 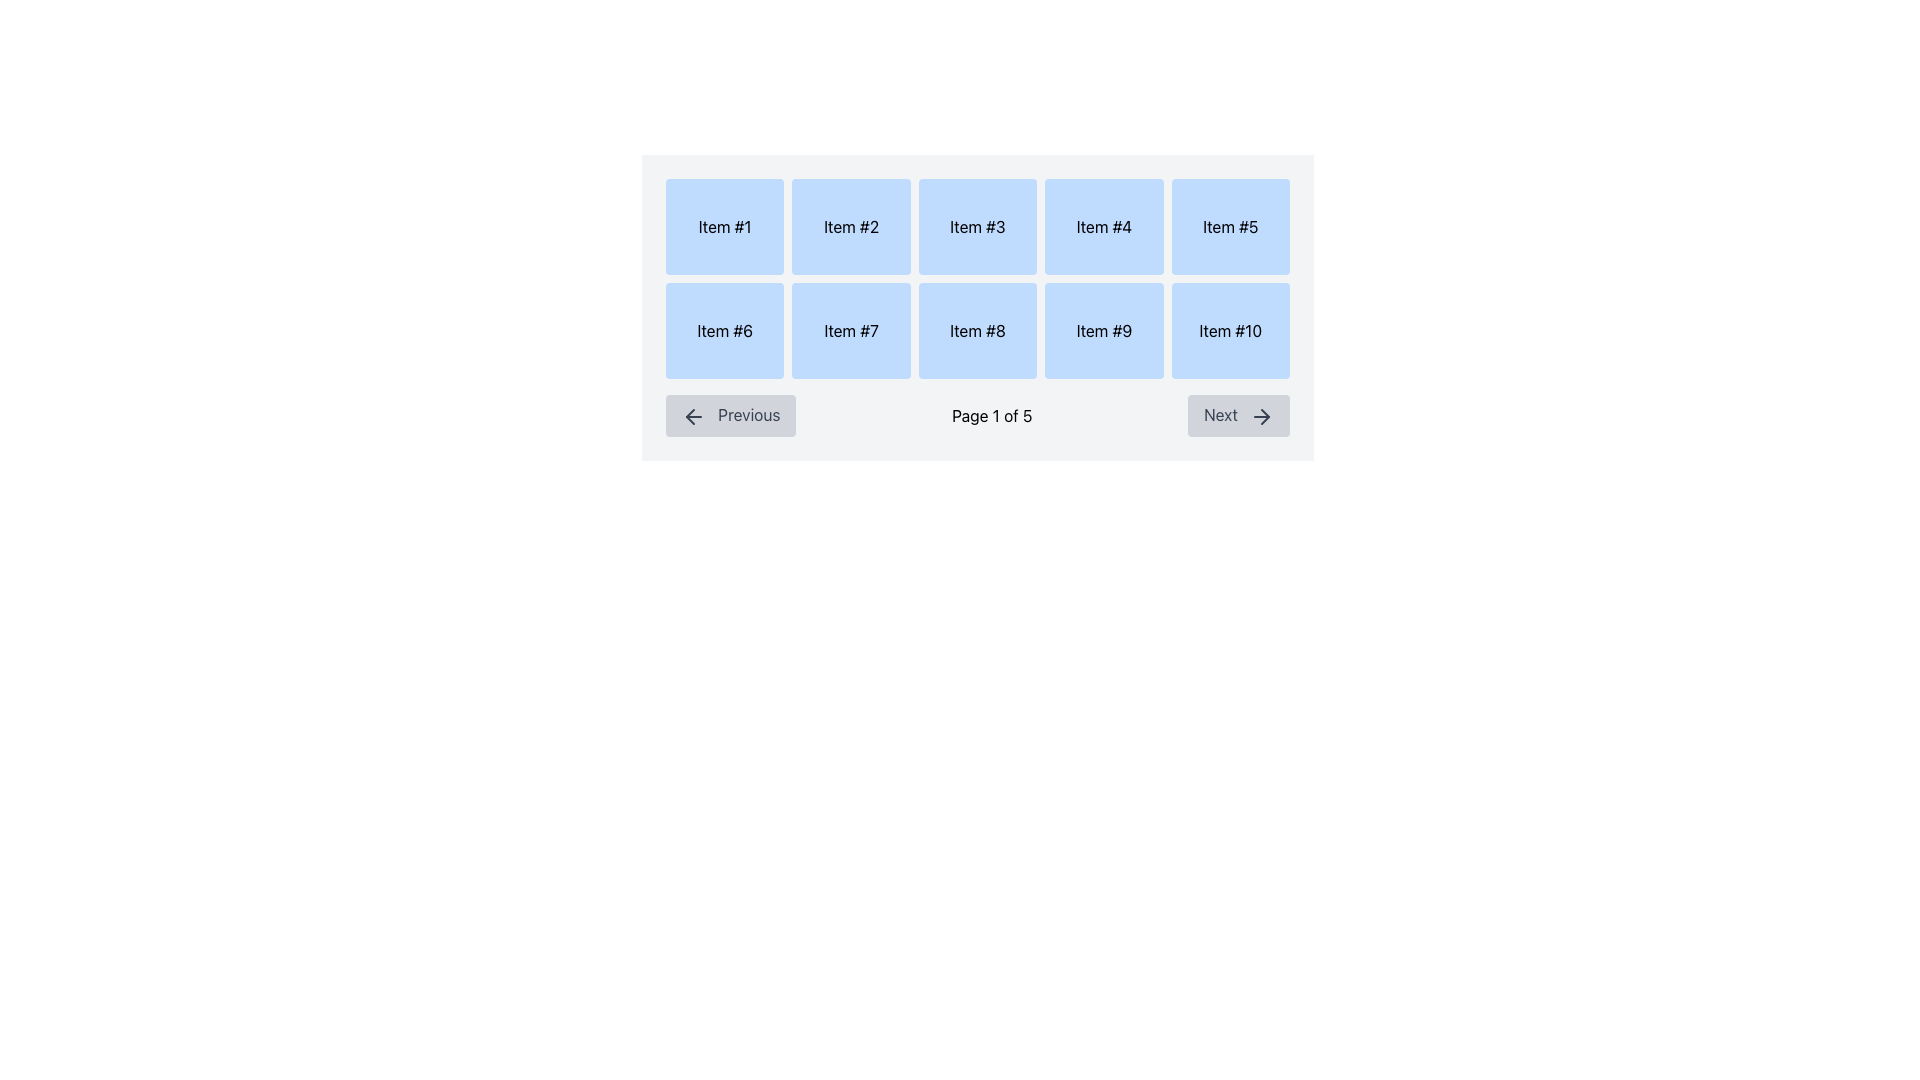 I want to click on the text label 'Item #7' which is displayed in bold black text on a light blue rectangular box, located in the first row of the second column in the grid layout, so click(x=851, y=330).